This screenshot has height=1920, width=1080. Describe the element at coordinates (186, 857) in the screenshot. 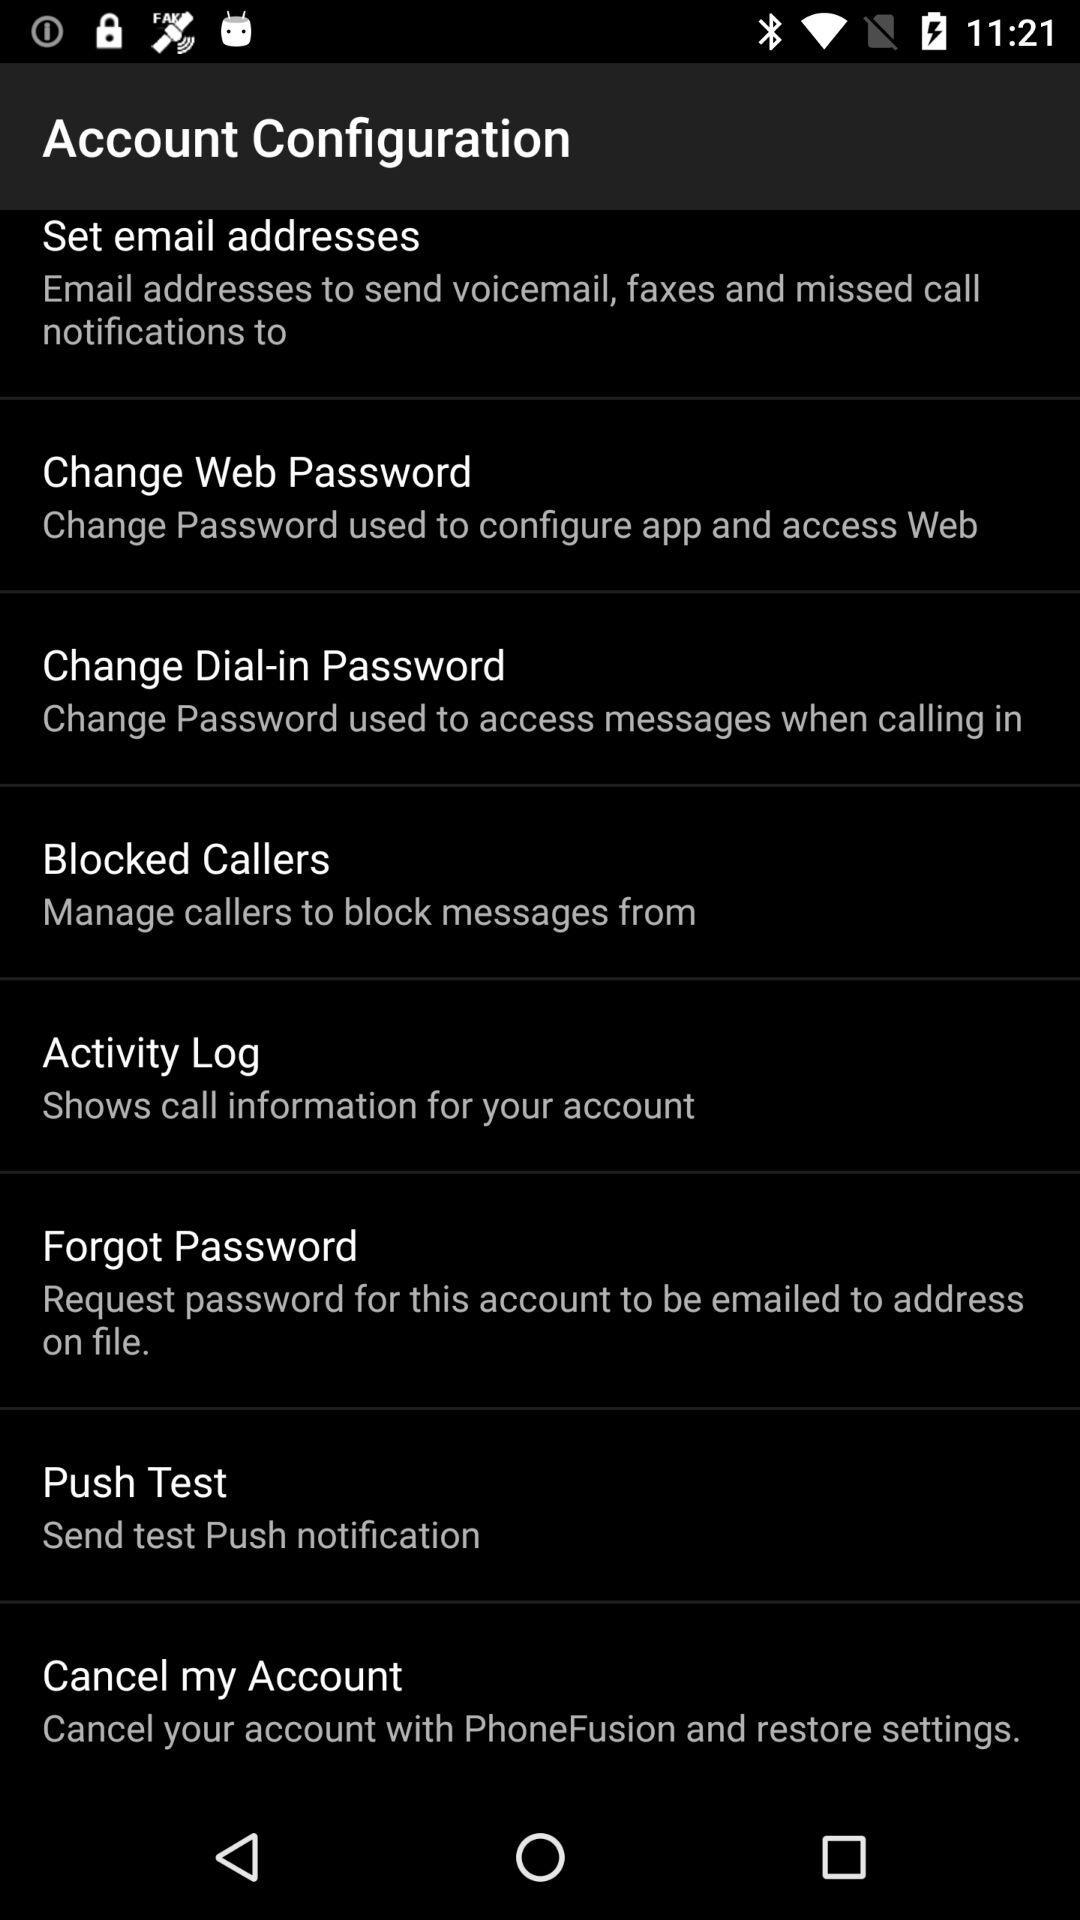

I see `icon below change password used item` at that location.